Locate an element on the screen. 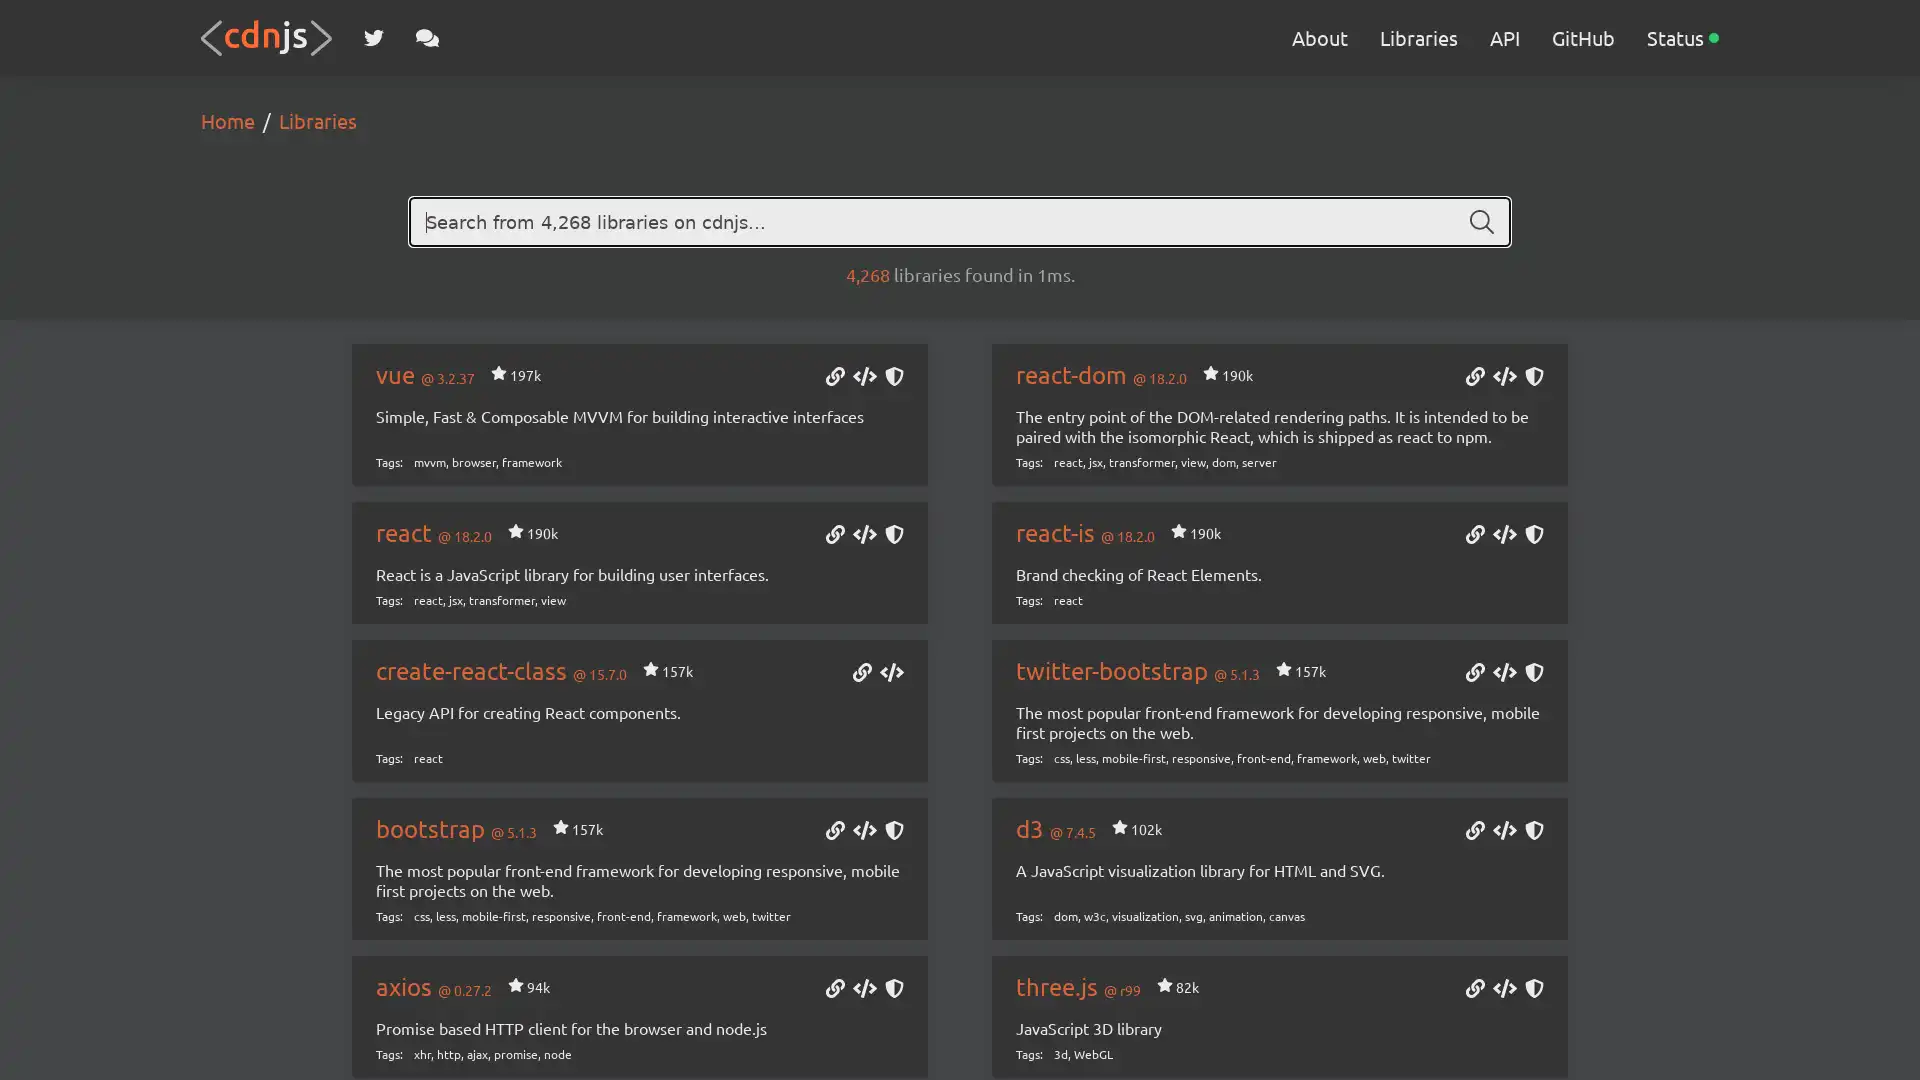 This screenshot has width=1920, height=1080. Copy SRI Hash is located at coordinates (1533, 990).